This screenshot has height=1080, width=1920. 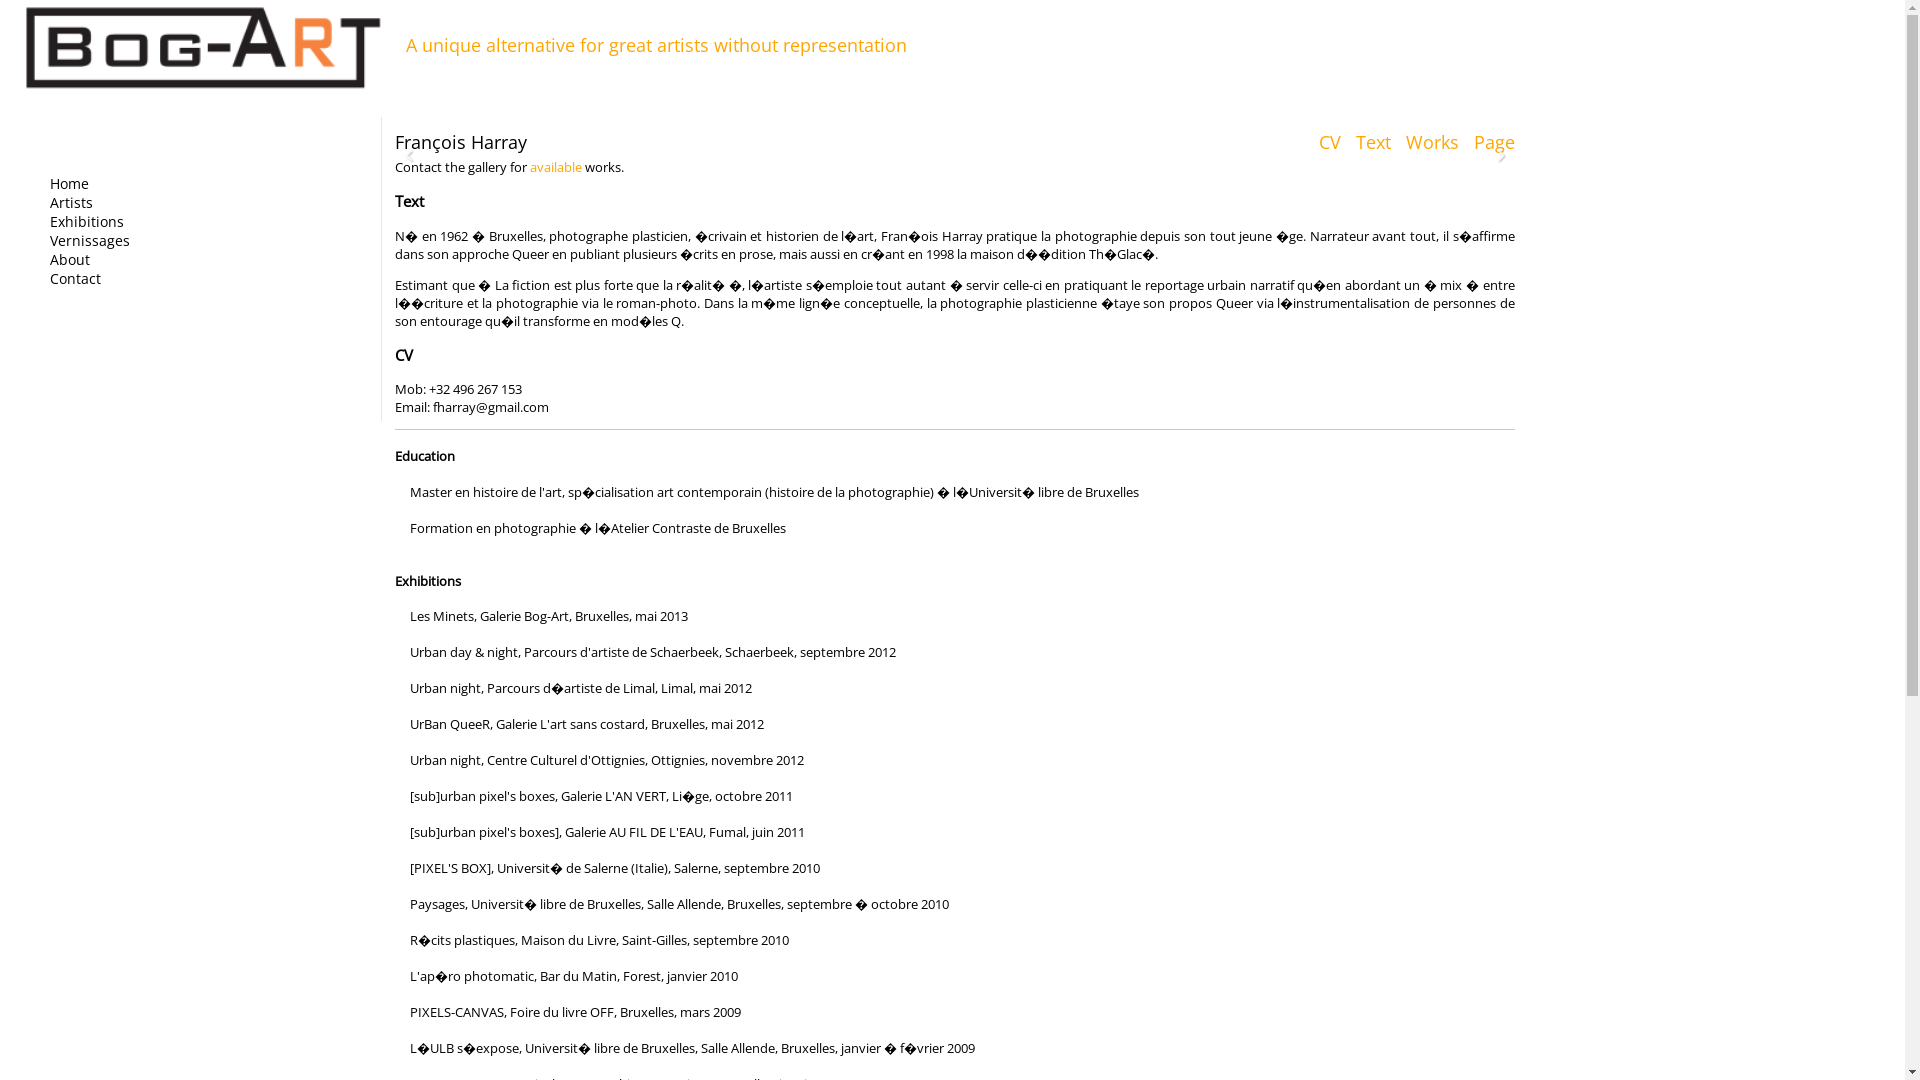 What do you see at coordinates (63, 258) in the screenshot?
I see `'   About'` at bounding box center [63, 258].